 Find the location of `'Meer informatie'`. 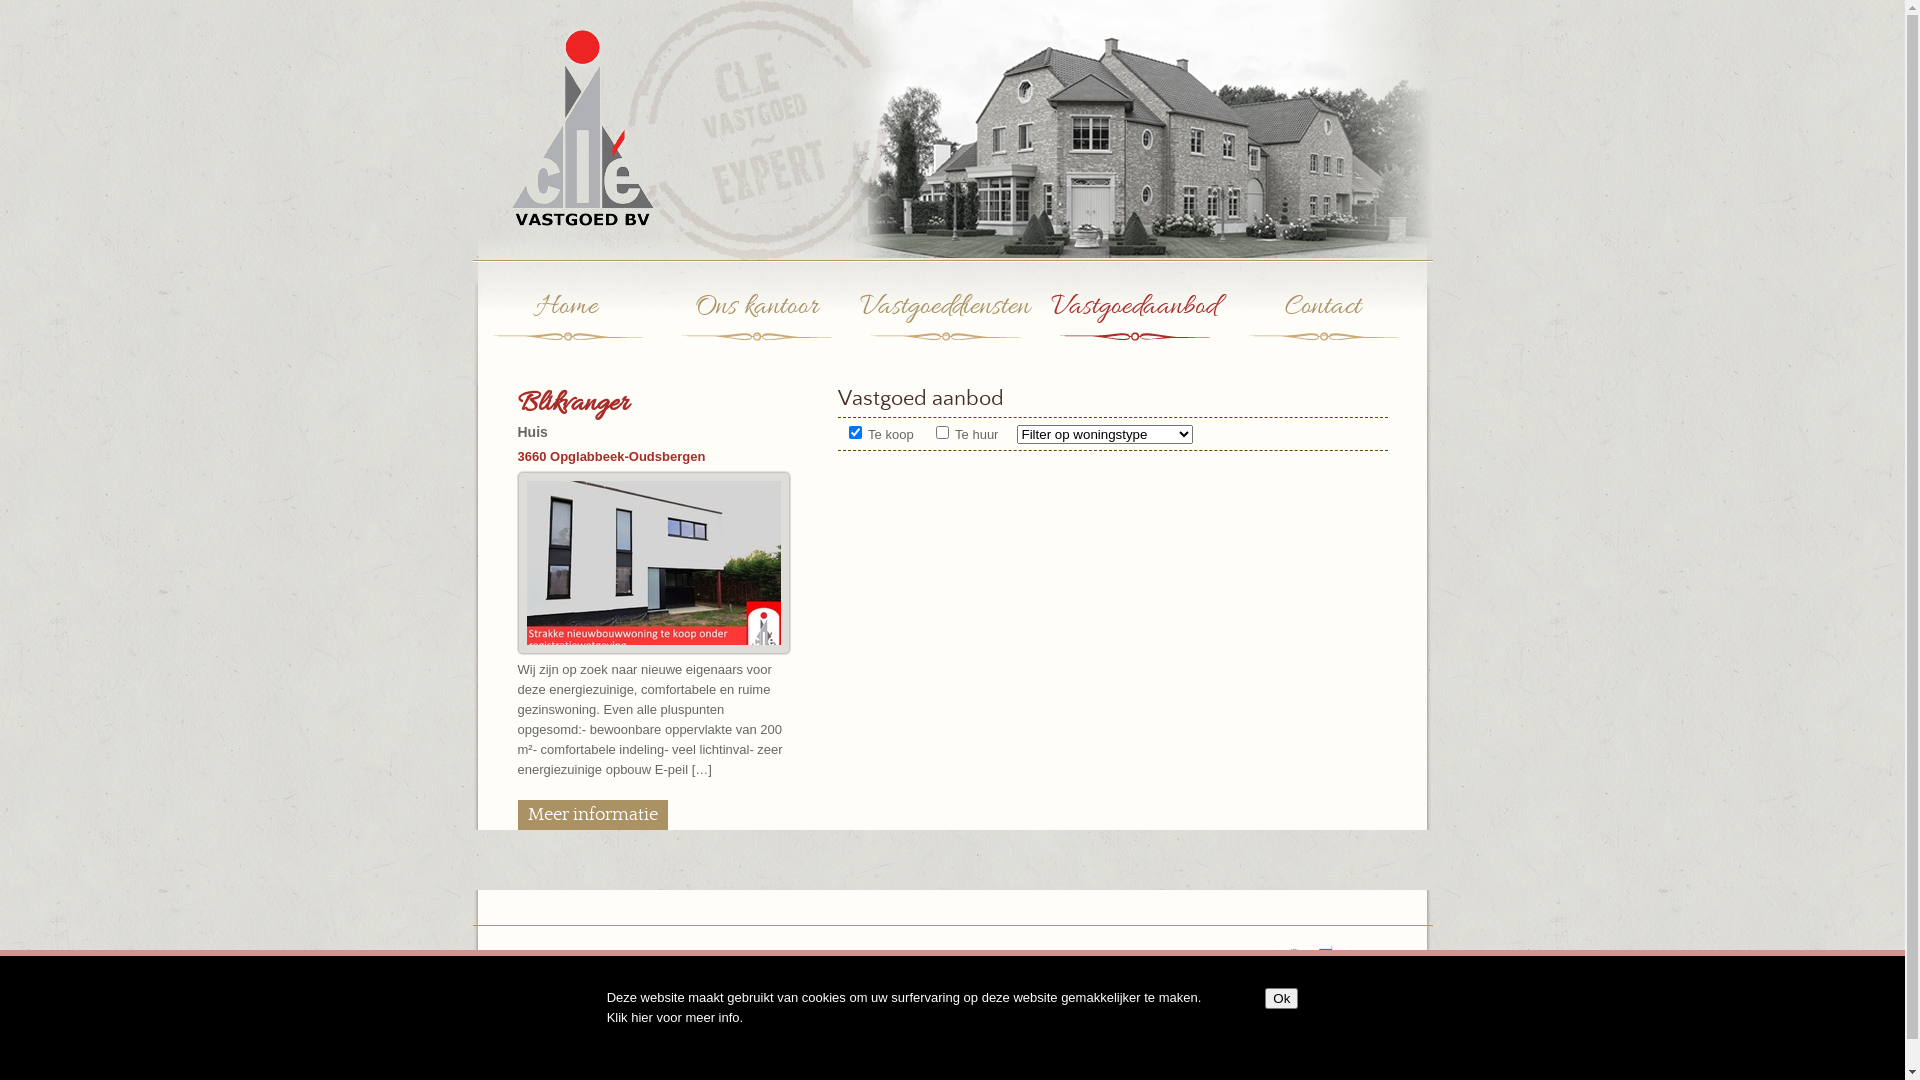

'Meer informatie' is located at coordinates (518, 814).